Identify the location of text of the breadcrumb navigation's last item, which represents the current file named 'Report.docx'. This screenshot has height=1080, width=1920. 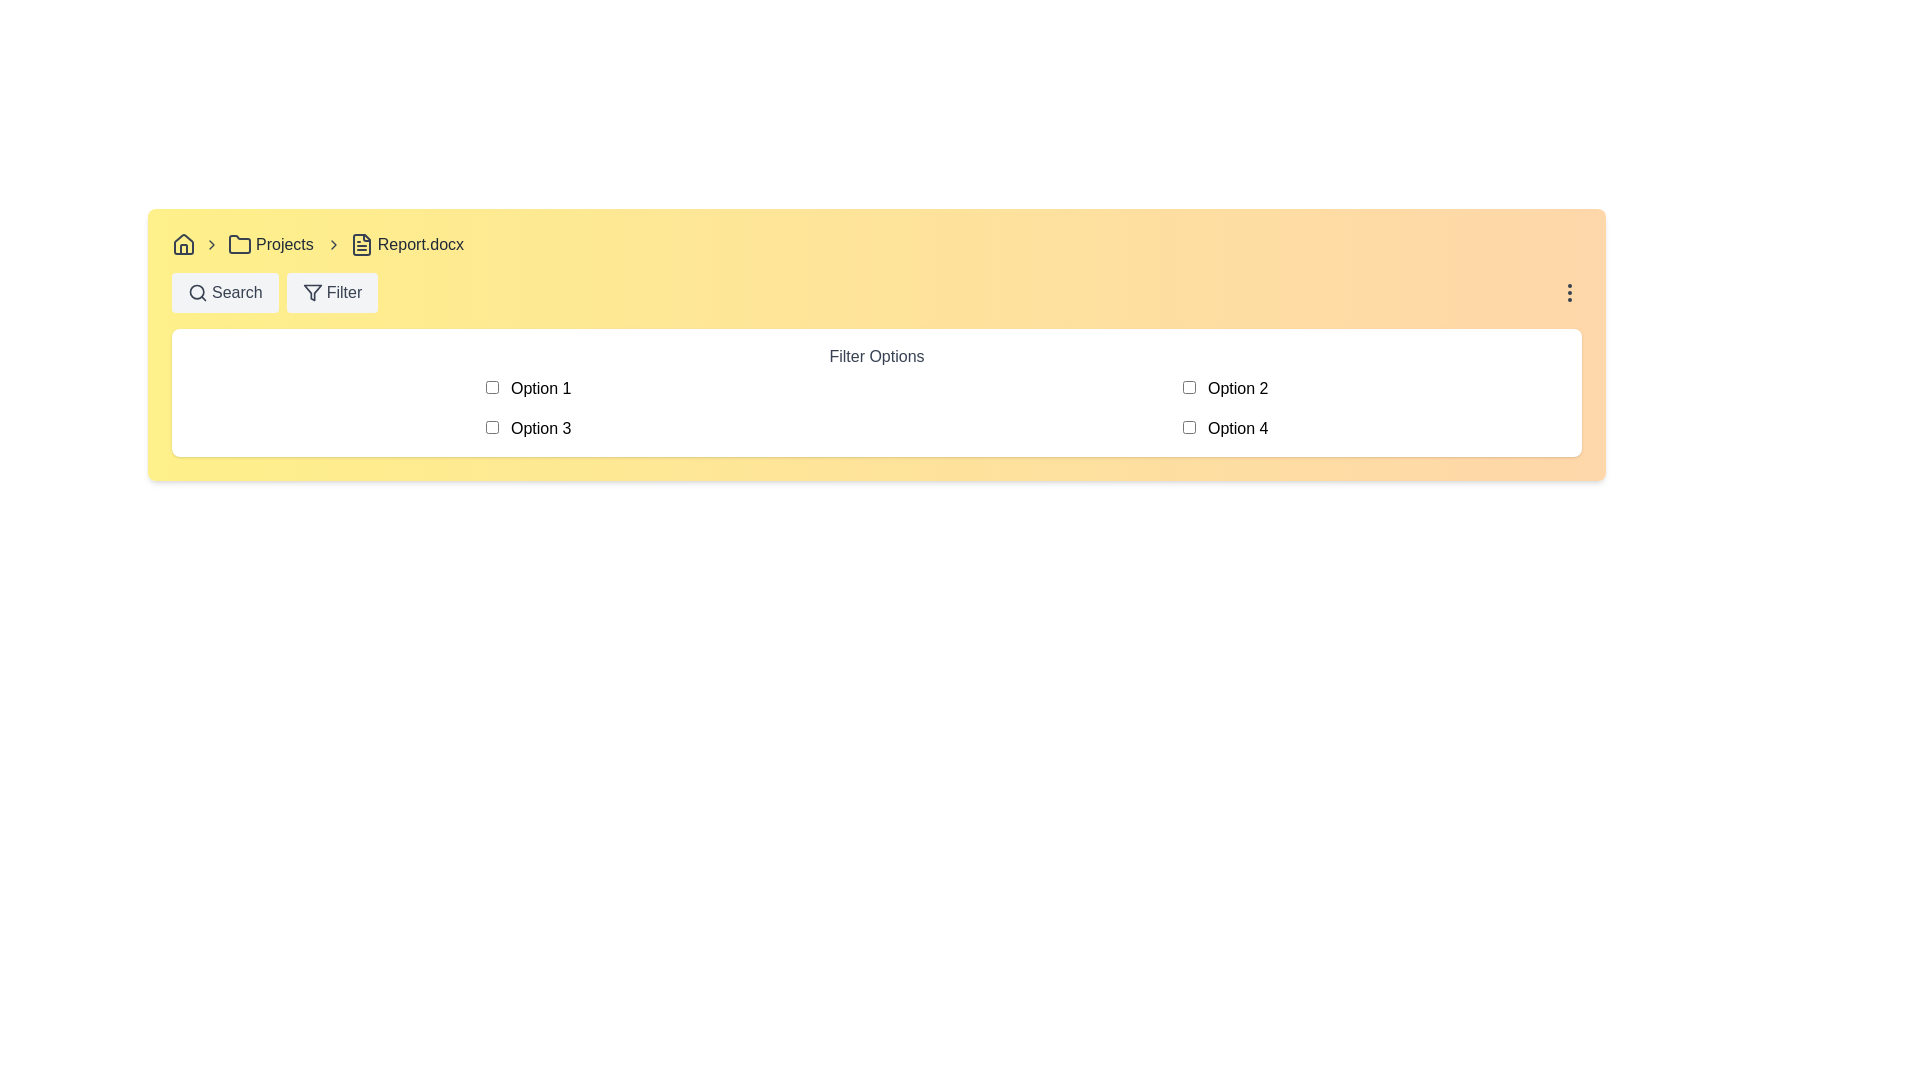
(419, 244).